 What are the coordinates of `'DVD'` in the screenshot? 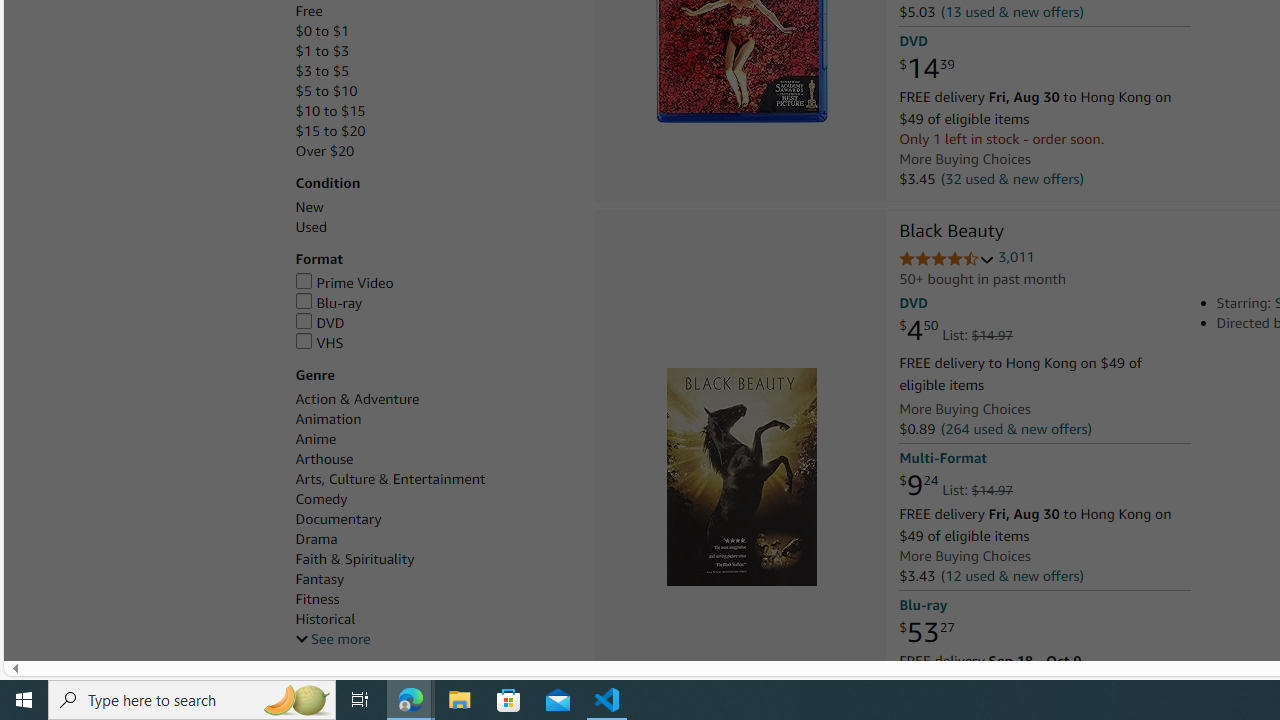 It's located at (320, 321).